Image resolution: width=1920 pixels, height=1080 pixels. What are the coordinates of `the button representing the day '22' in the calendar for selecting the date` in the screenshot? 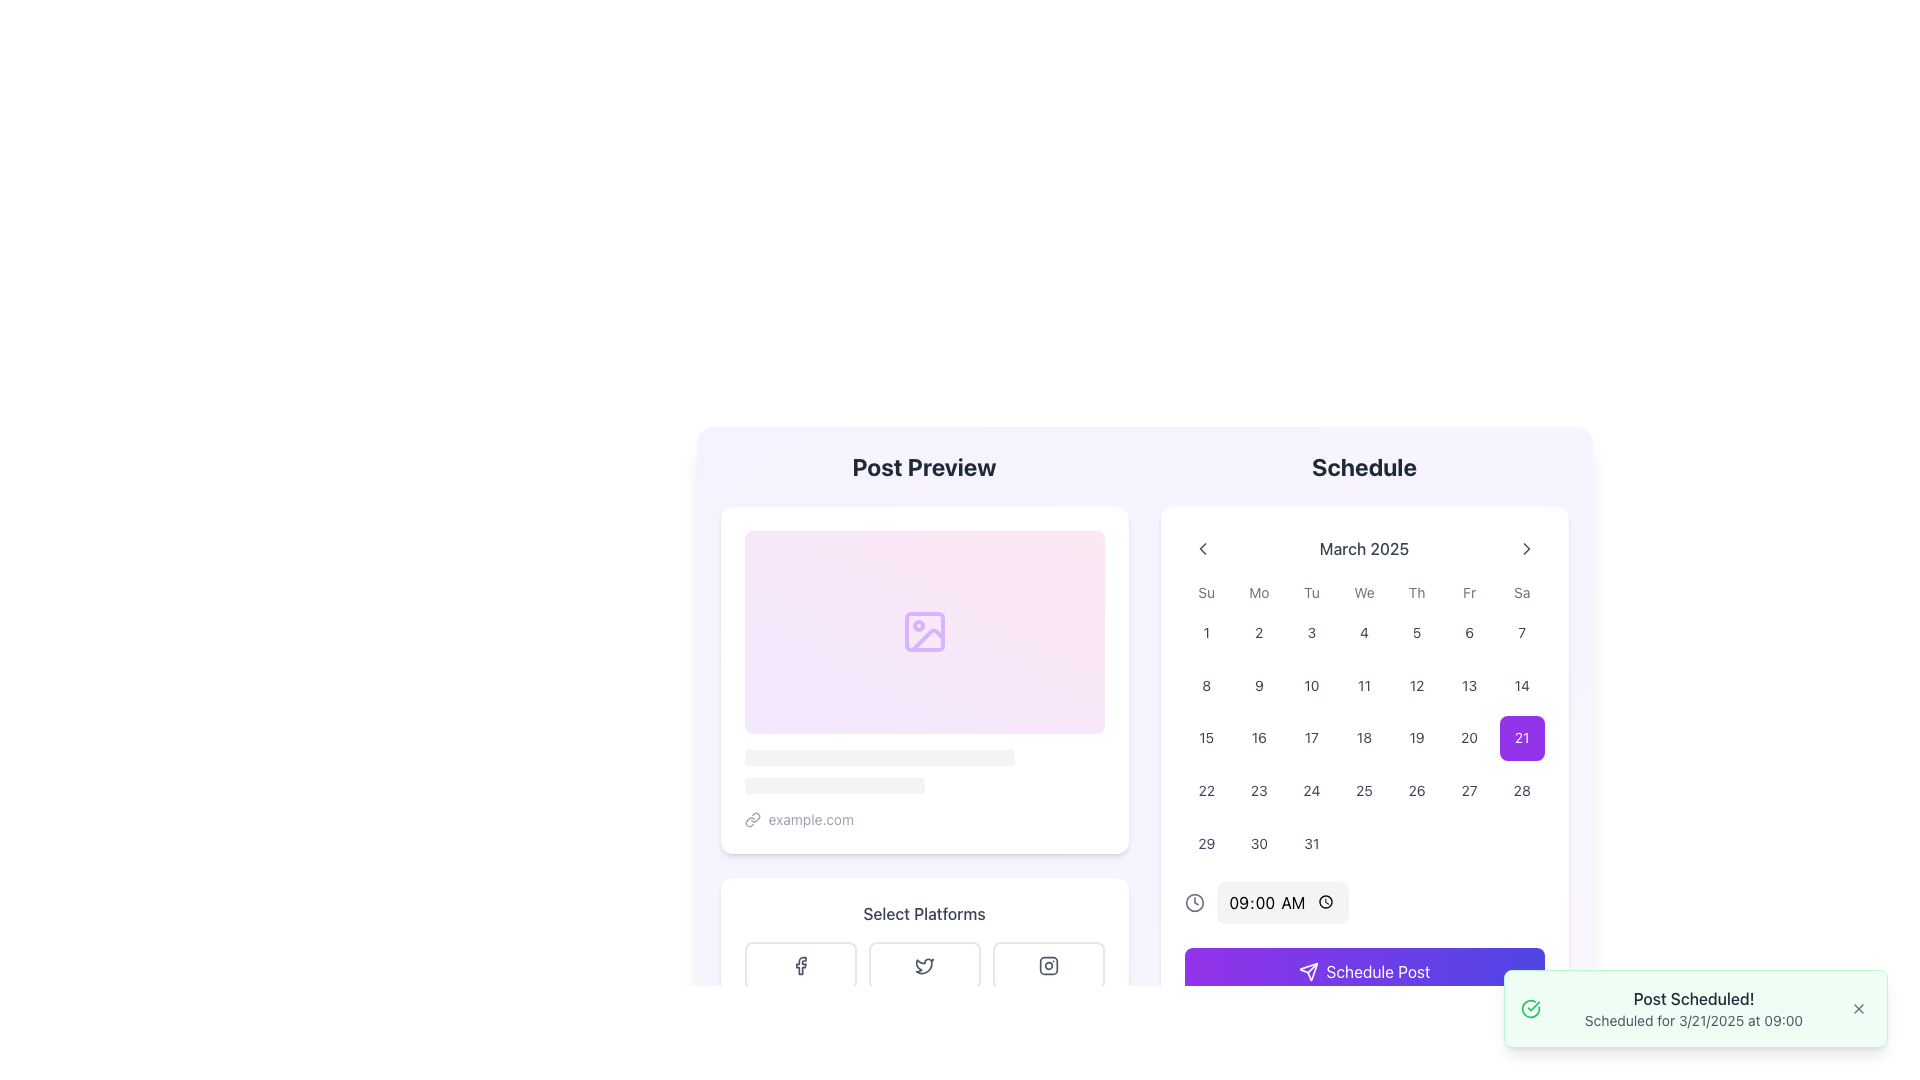 It's located at (1205, 789).